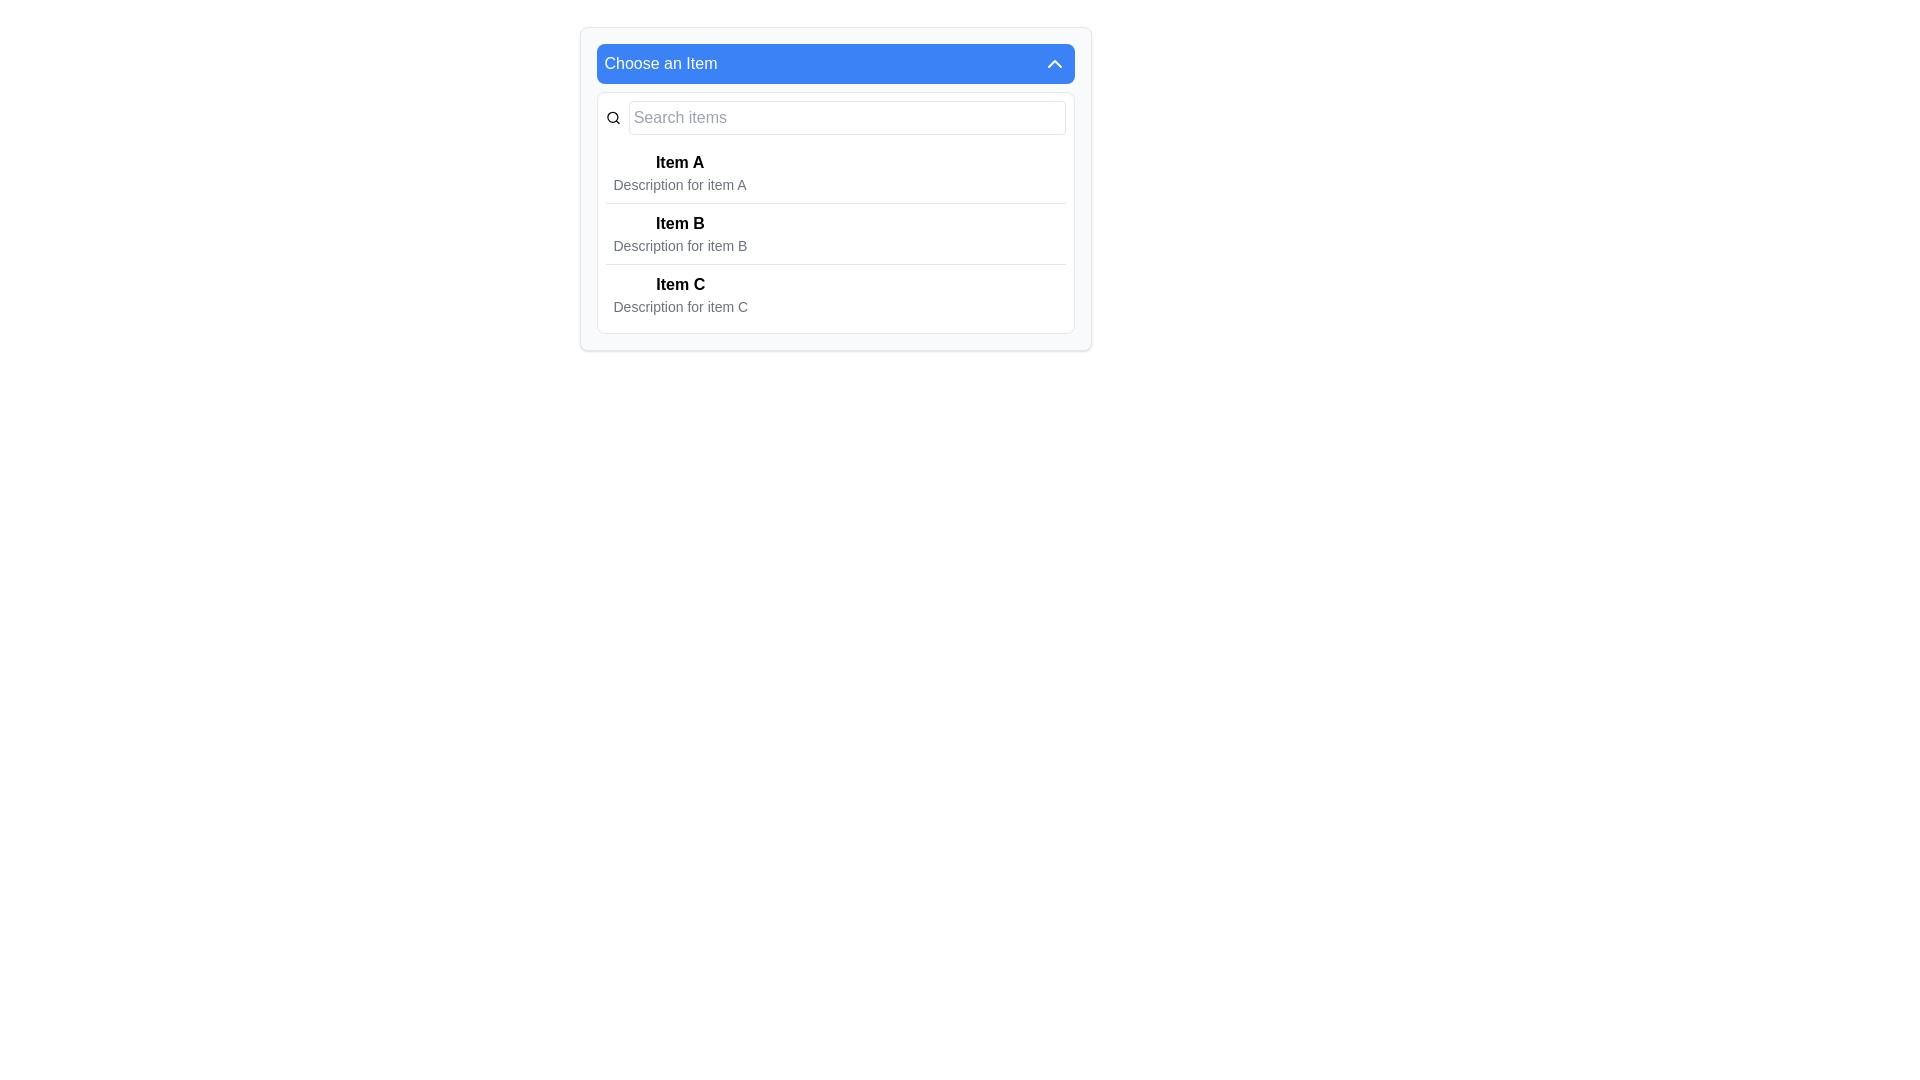 This screenshot has height=1080, width=1920. I want to click on the second list item in the dropdown menu that allows selection for 'Item B' for keyboard navigation, so click(835, 212).